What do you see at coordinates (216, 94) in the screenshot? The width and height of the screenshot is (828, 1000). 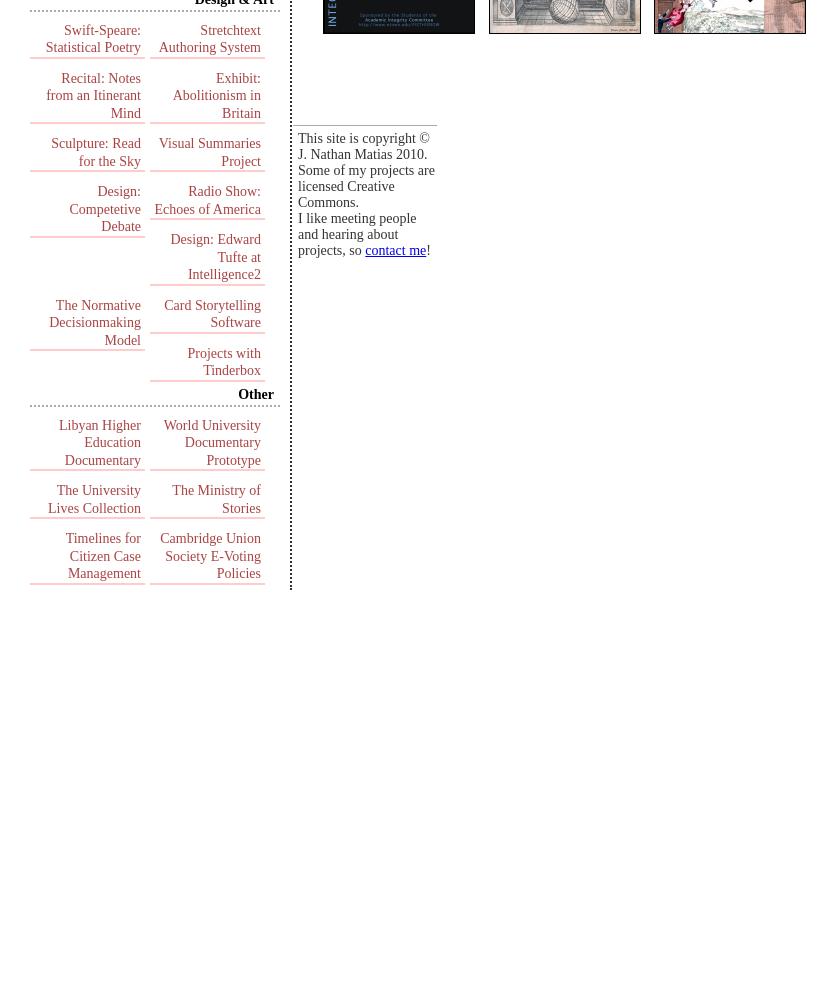 I see `'Exhibit: Abolitionism in Britain'` at bounding box center [216, 94].